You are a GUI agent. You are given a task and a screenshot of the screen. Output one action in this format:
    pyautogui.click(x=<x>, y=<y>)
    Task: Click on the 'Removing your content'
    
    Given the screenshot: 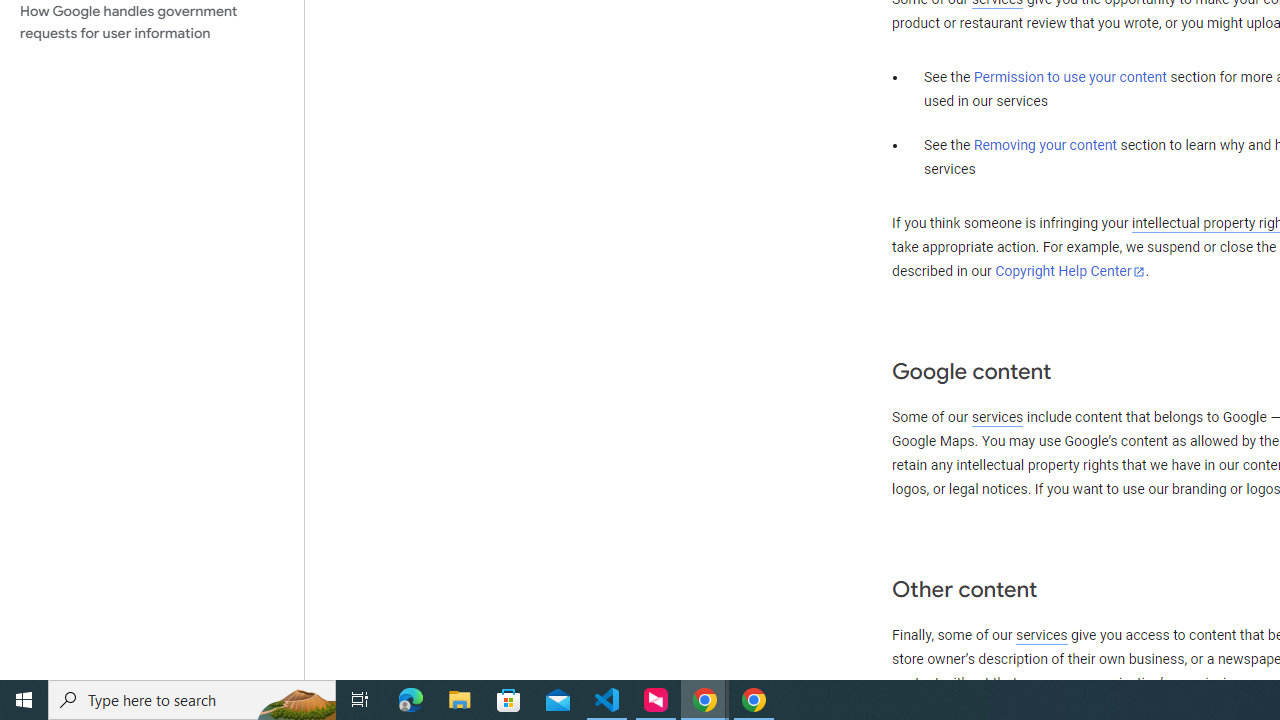 What is the action you would take?
    pyautogui.click(x=1044, y=144)
    